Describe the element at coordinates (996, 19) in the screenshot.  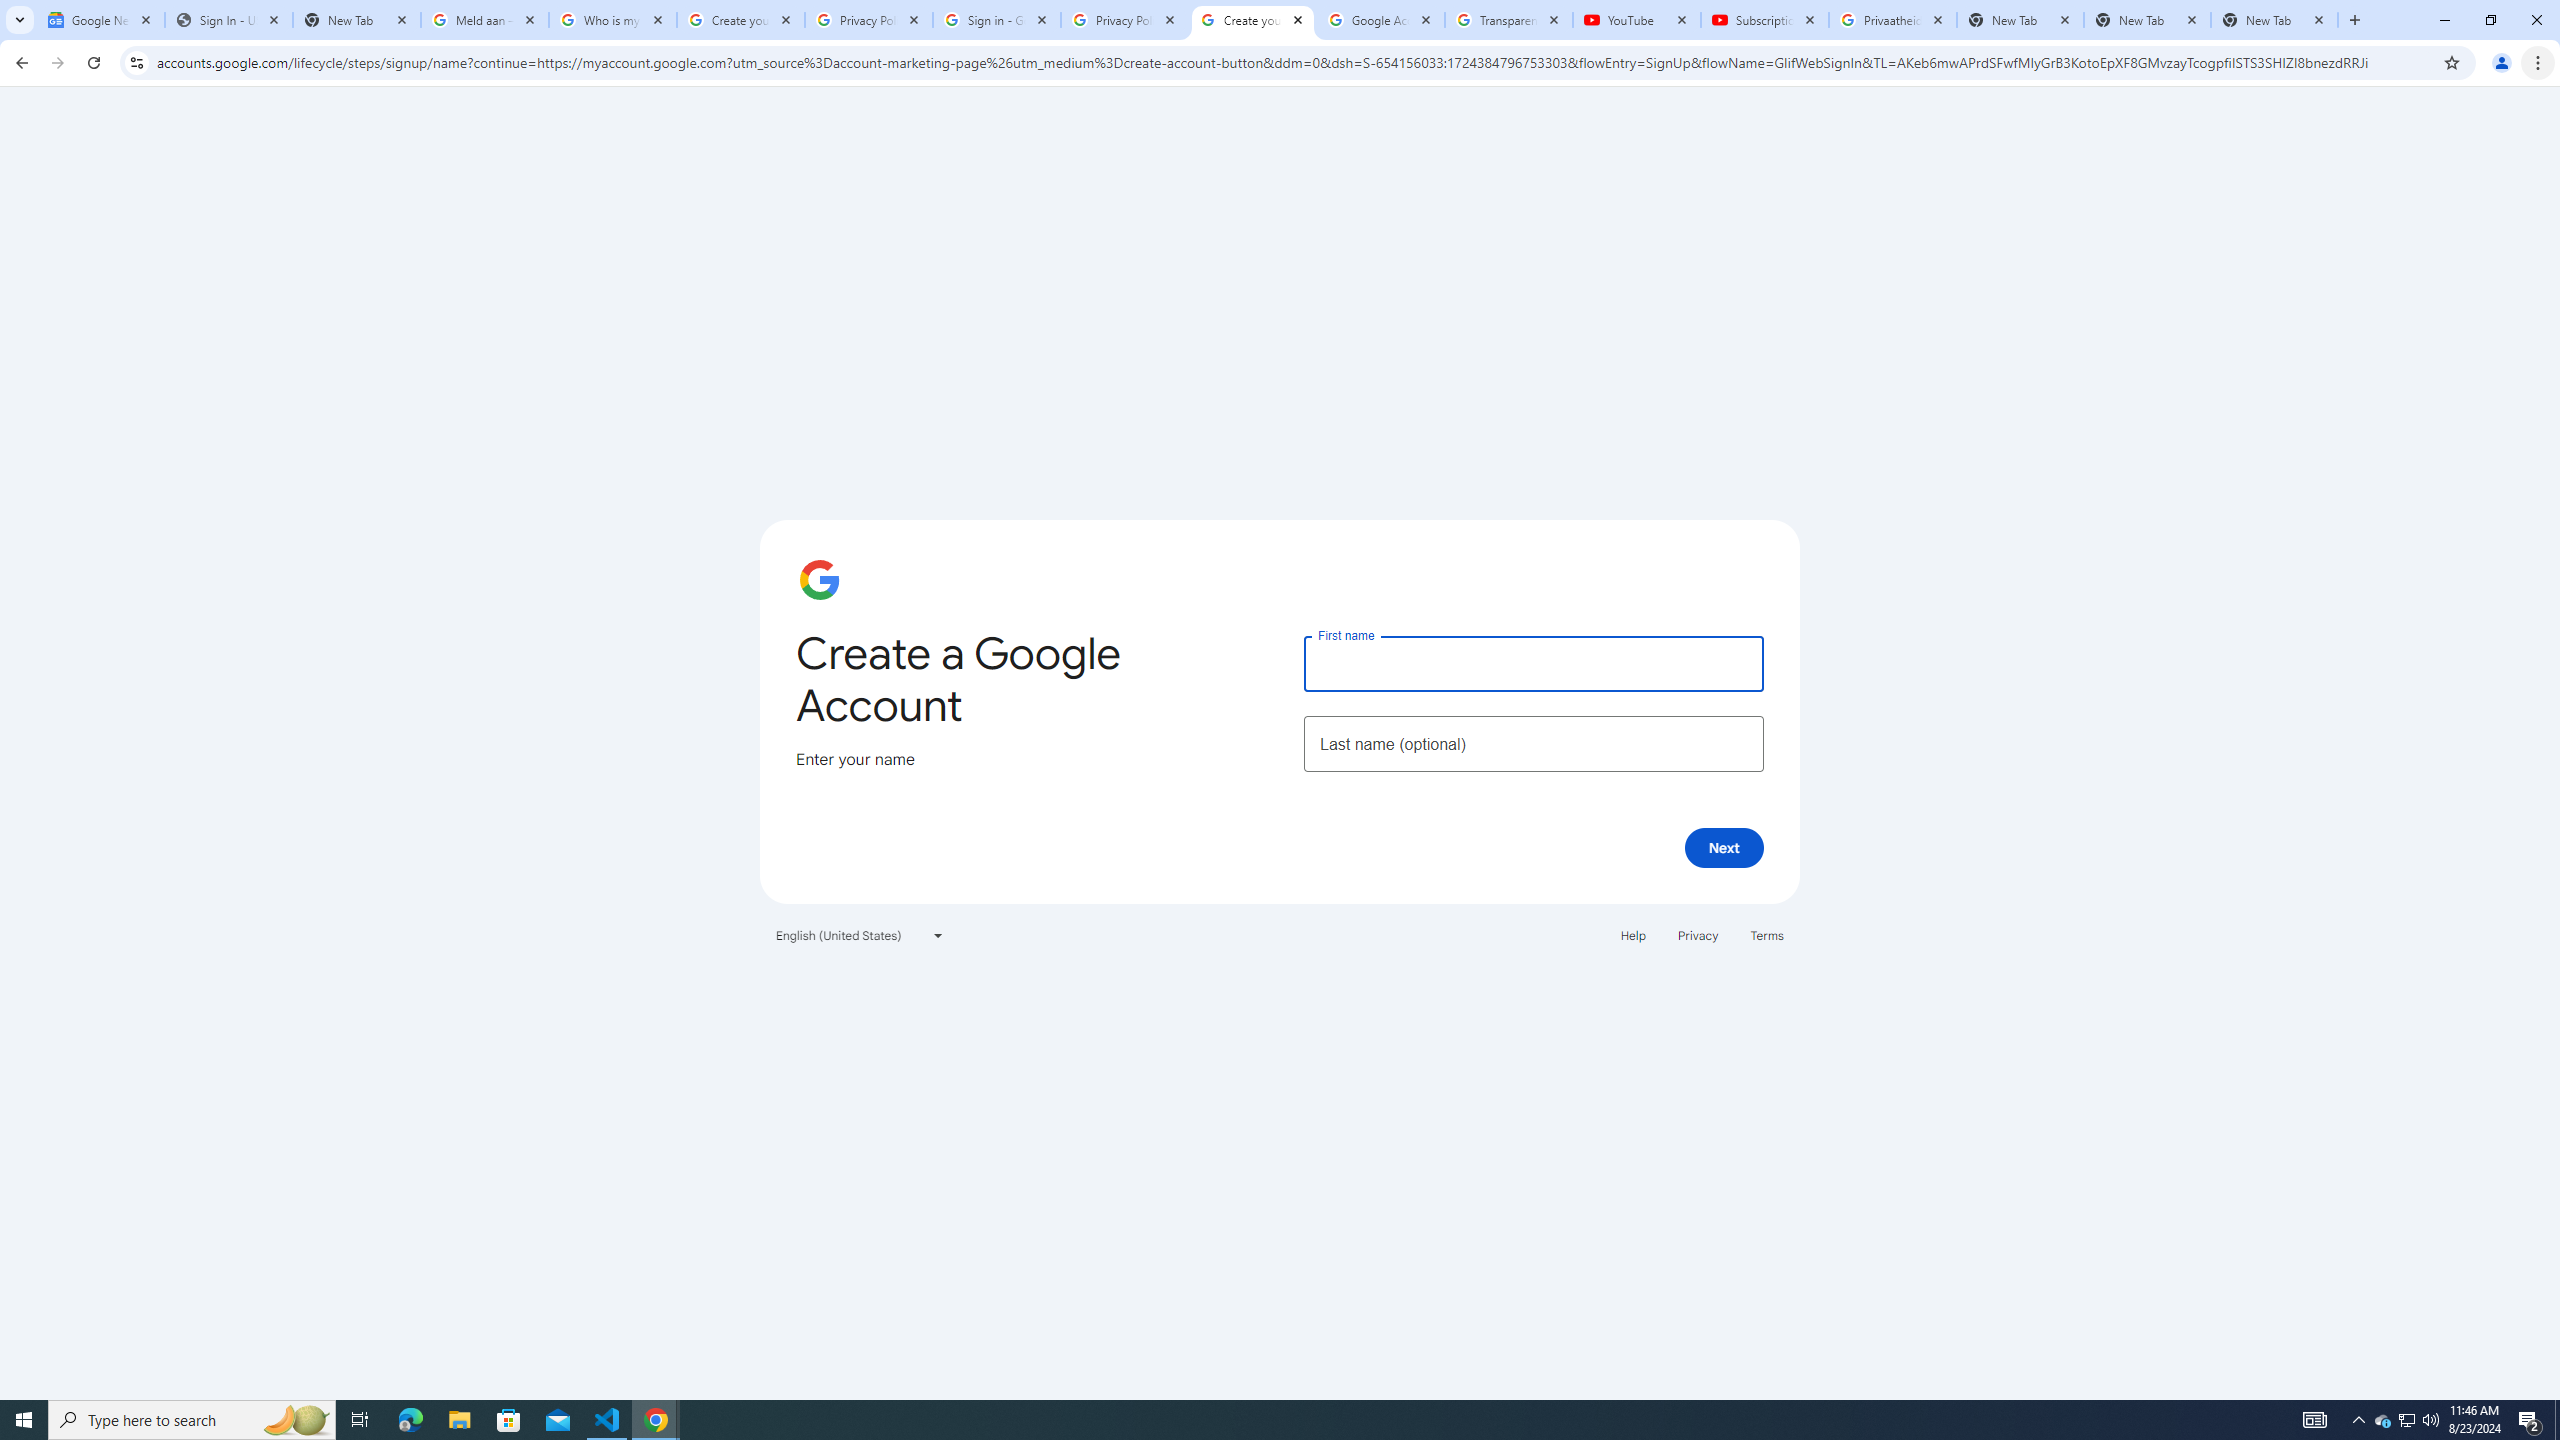
I see `'Sign in - Google Accounts'` at that location.